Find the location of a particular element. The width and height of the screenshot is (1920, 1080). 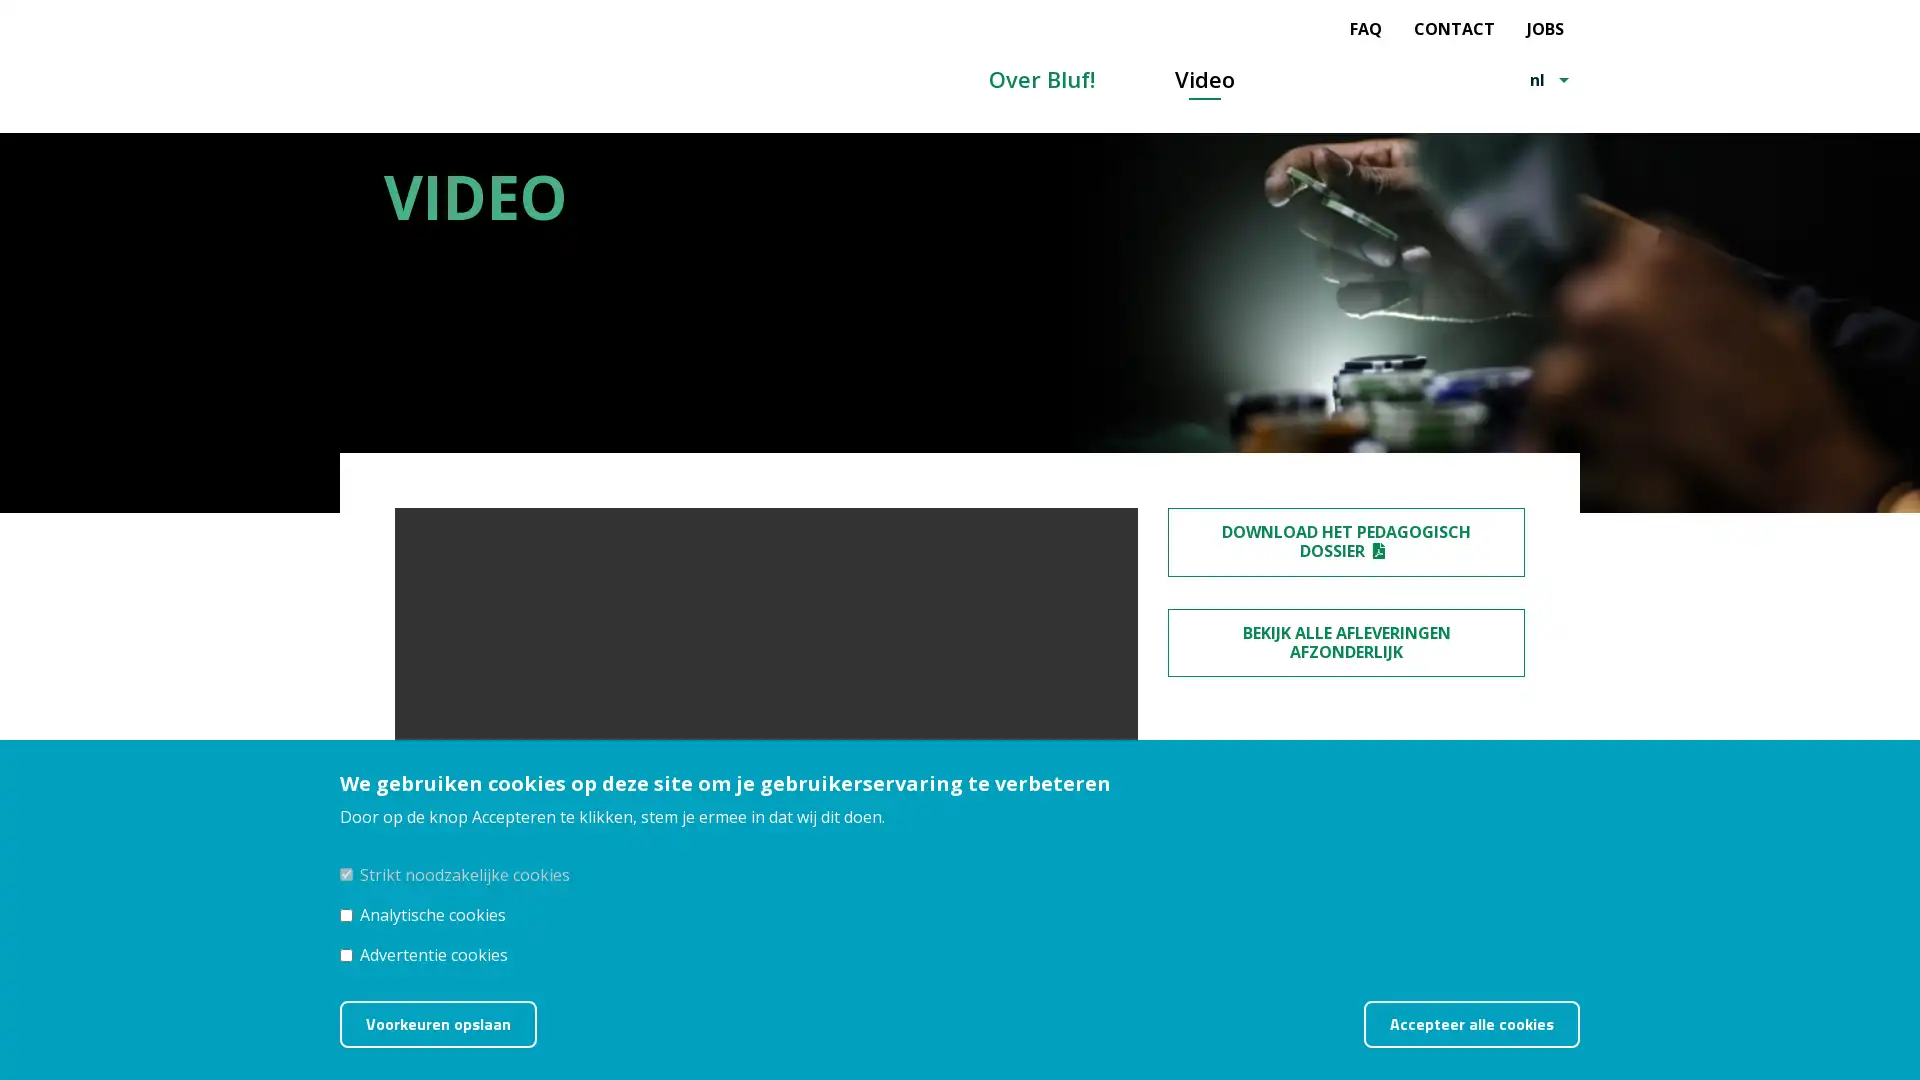

play is located at coordinates (417, 830).